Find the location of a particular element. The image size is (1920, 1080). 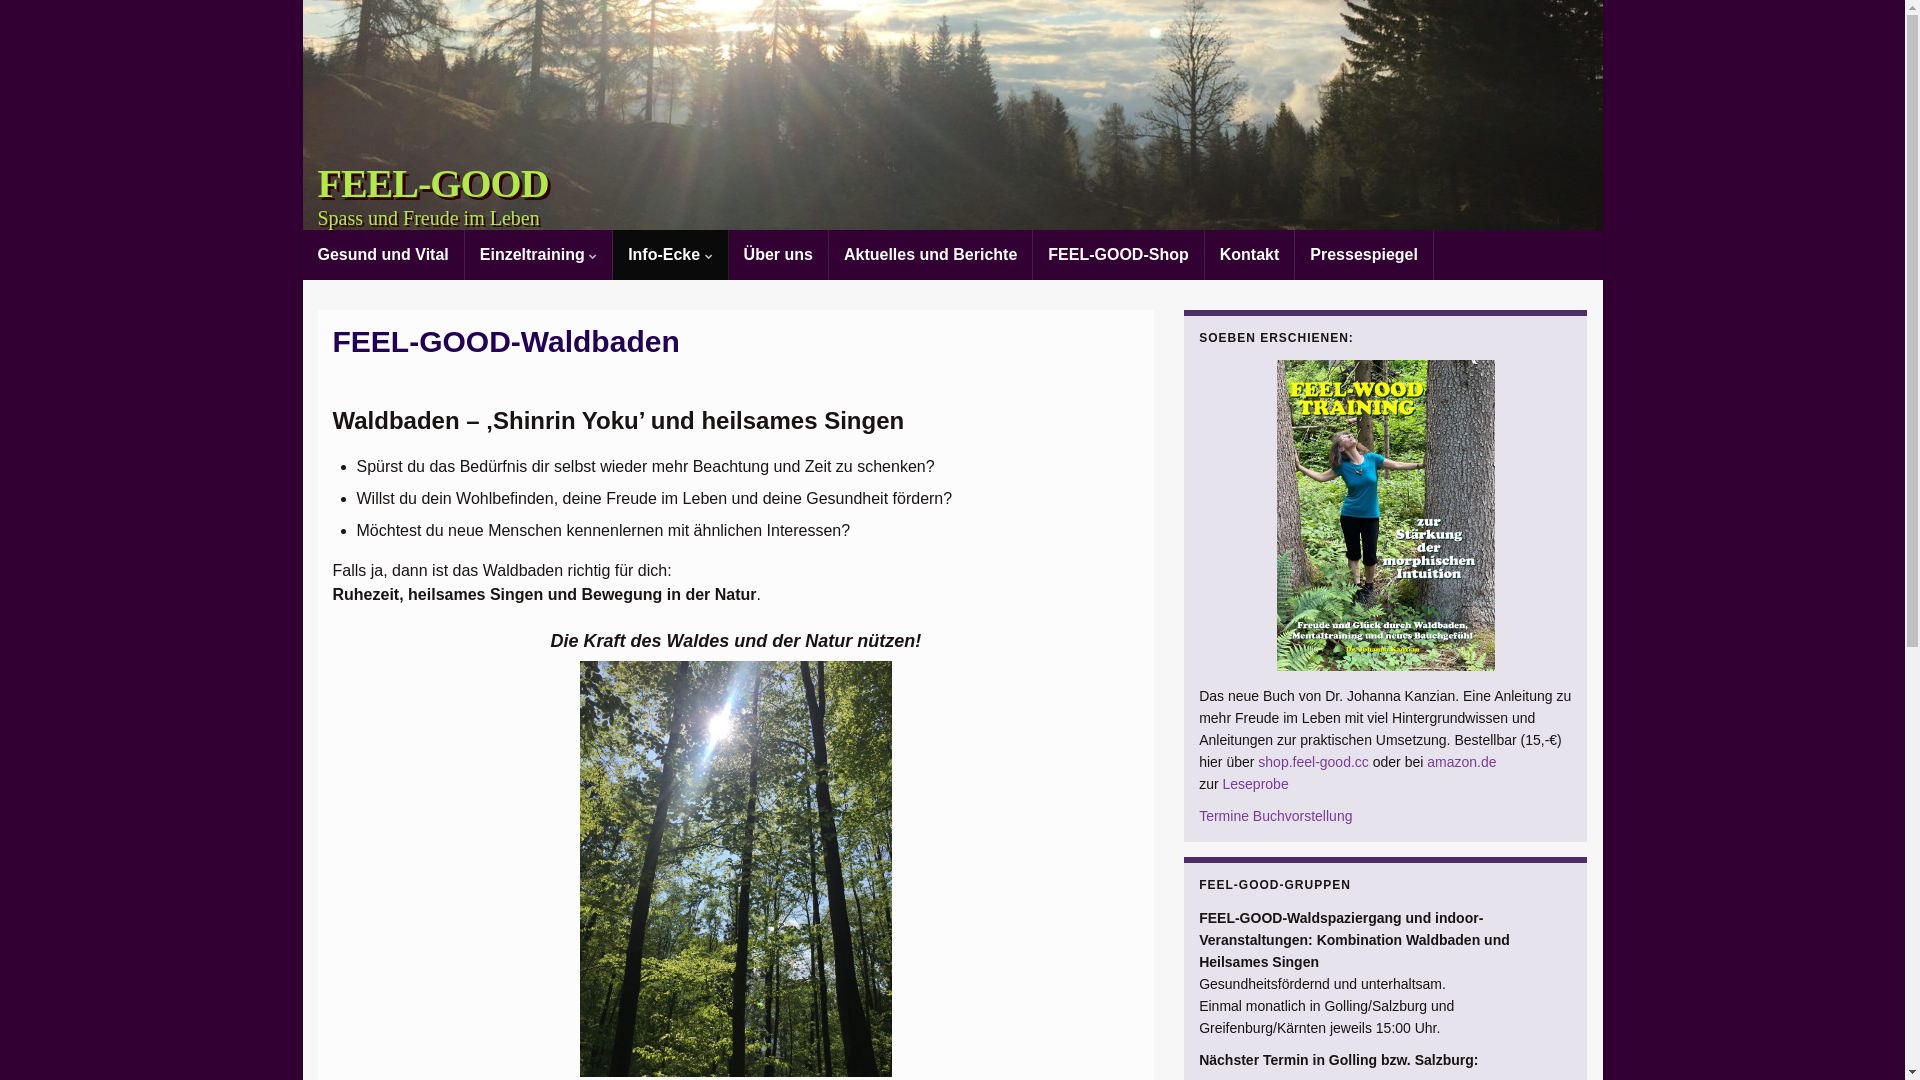

'Gesund und Vital' is located at coordinates (382, 253).